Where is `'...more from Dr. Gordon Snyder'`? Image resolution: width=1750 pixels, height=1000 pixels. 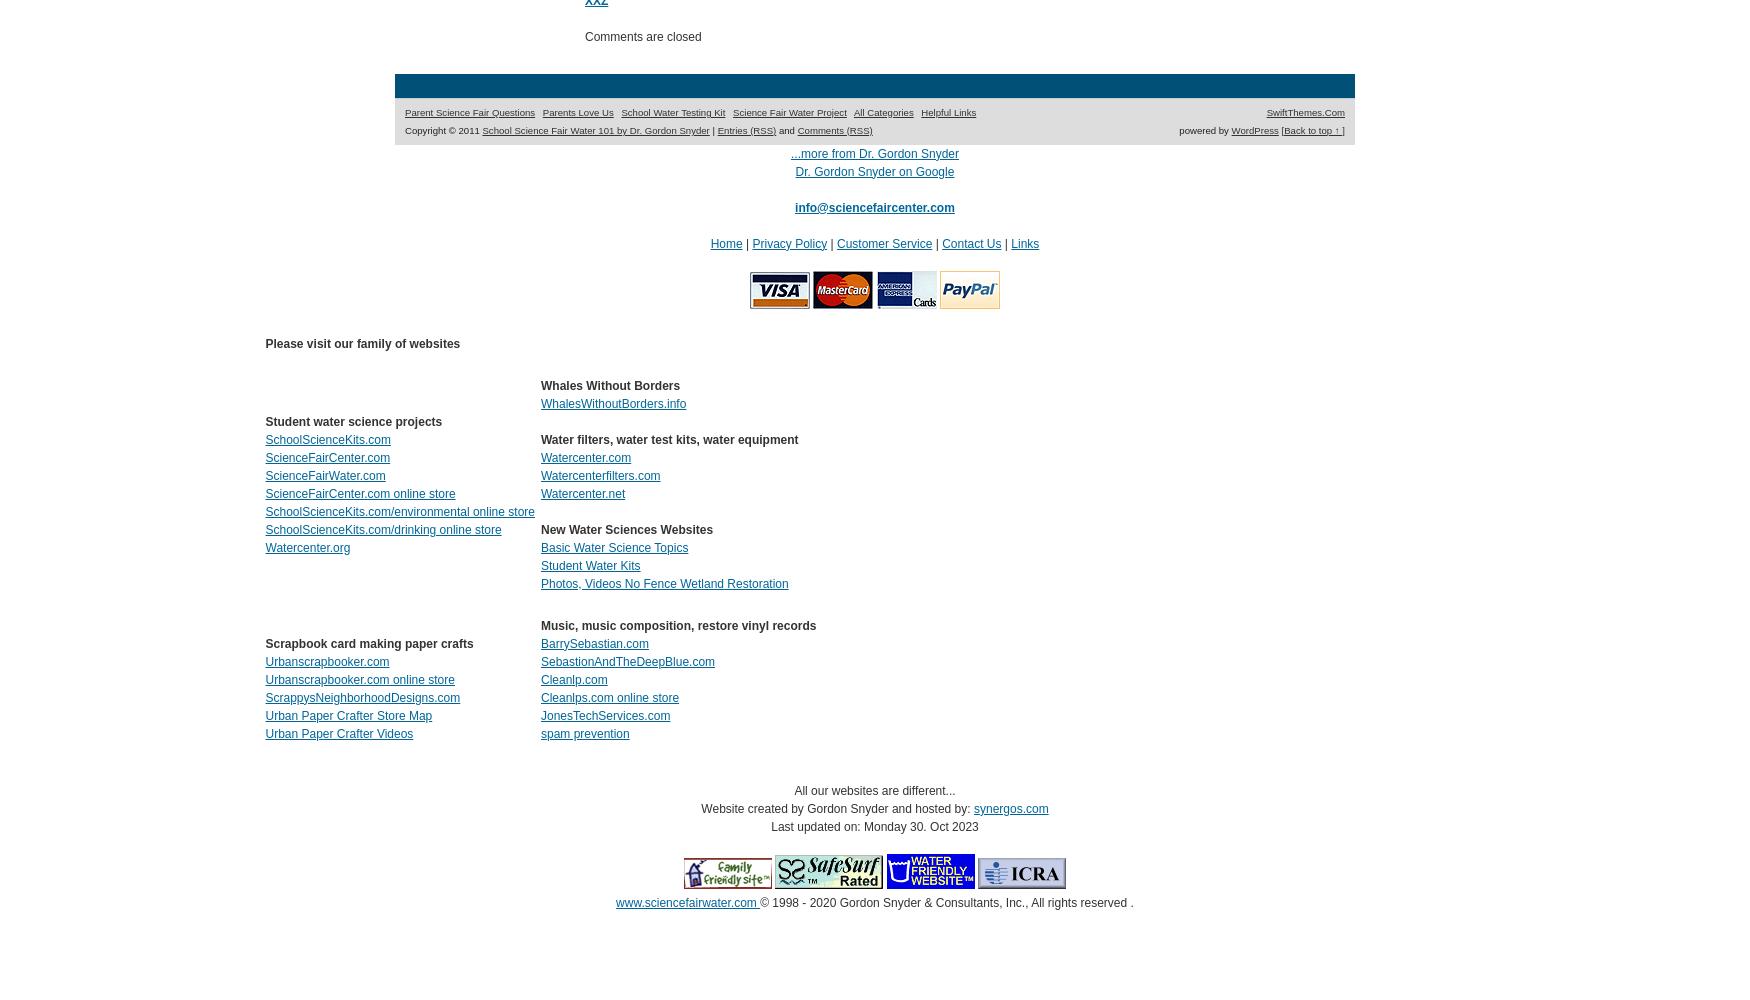 '...more from Dr. Gordon Snyder' is located at coordinates (874, 153).